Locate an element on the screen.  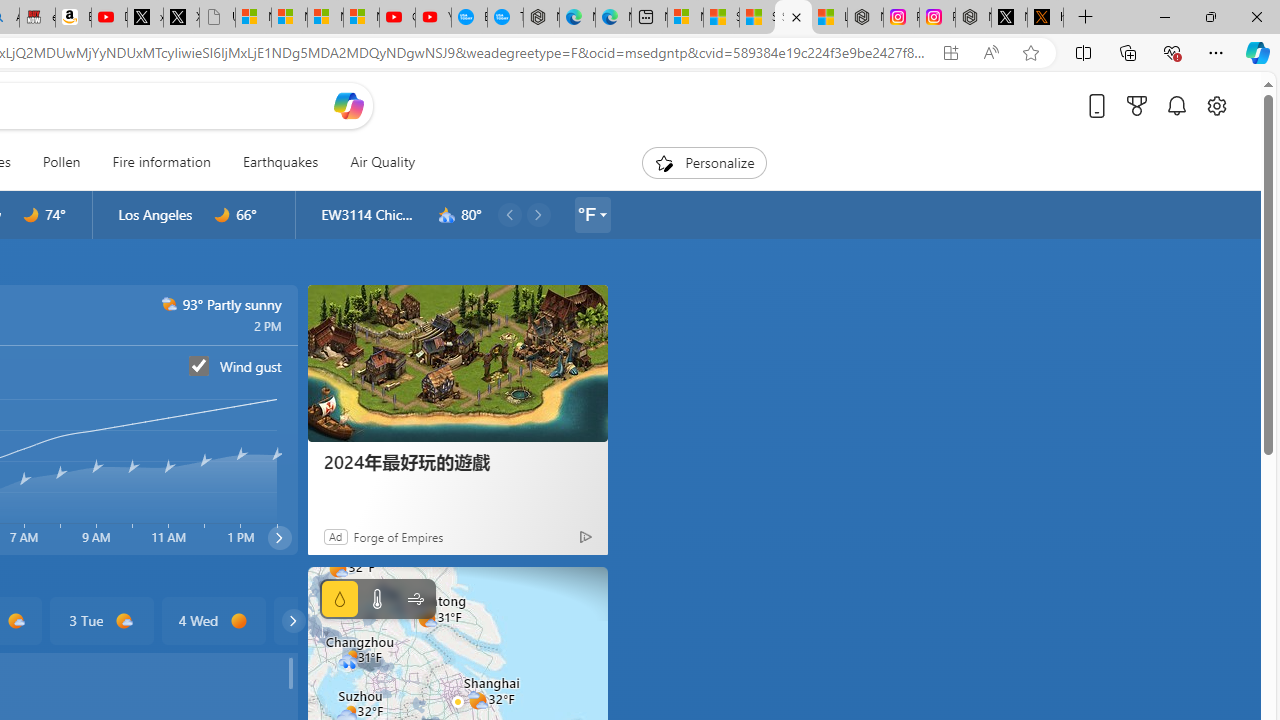
'Air Quality' is located at coordinates (382, 162).